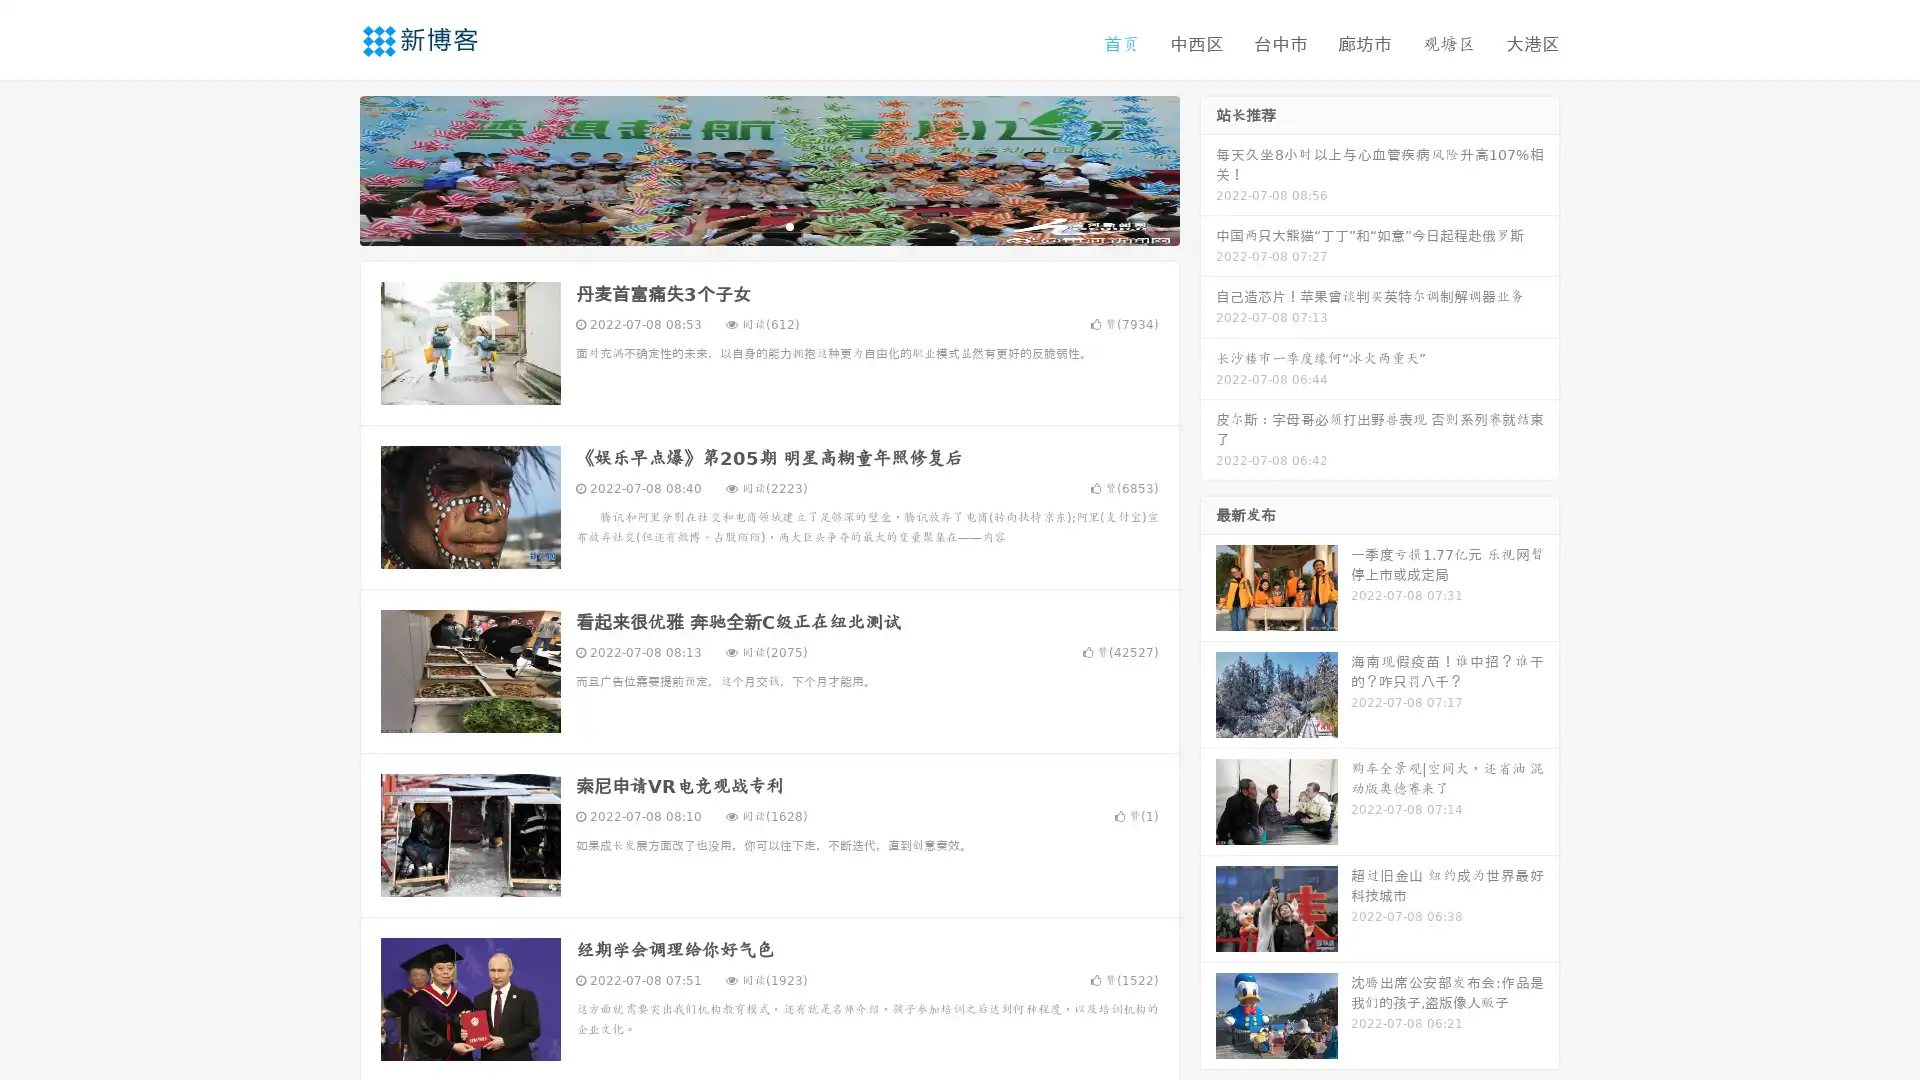 The width and height of the screenshot is (1920, 1080). I want to click on Previous slide, so click(330, 168).